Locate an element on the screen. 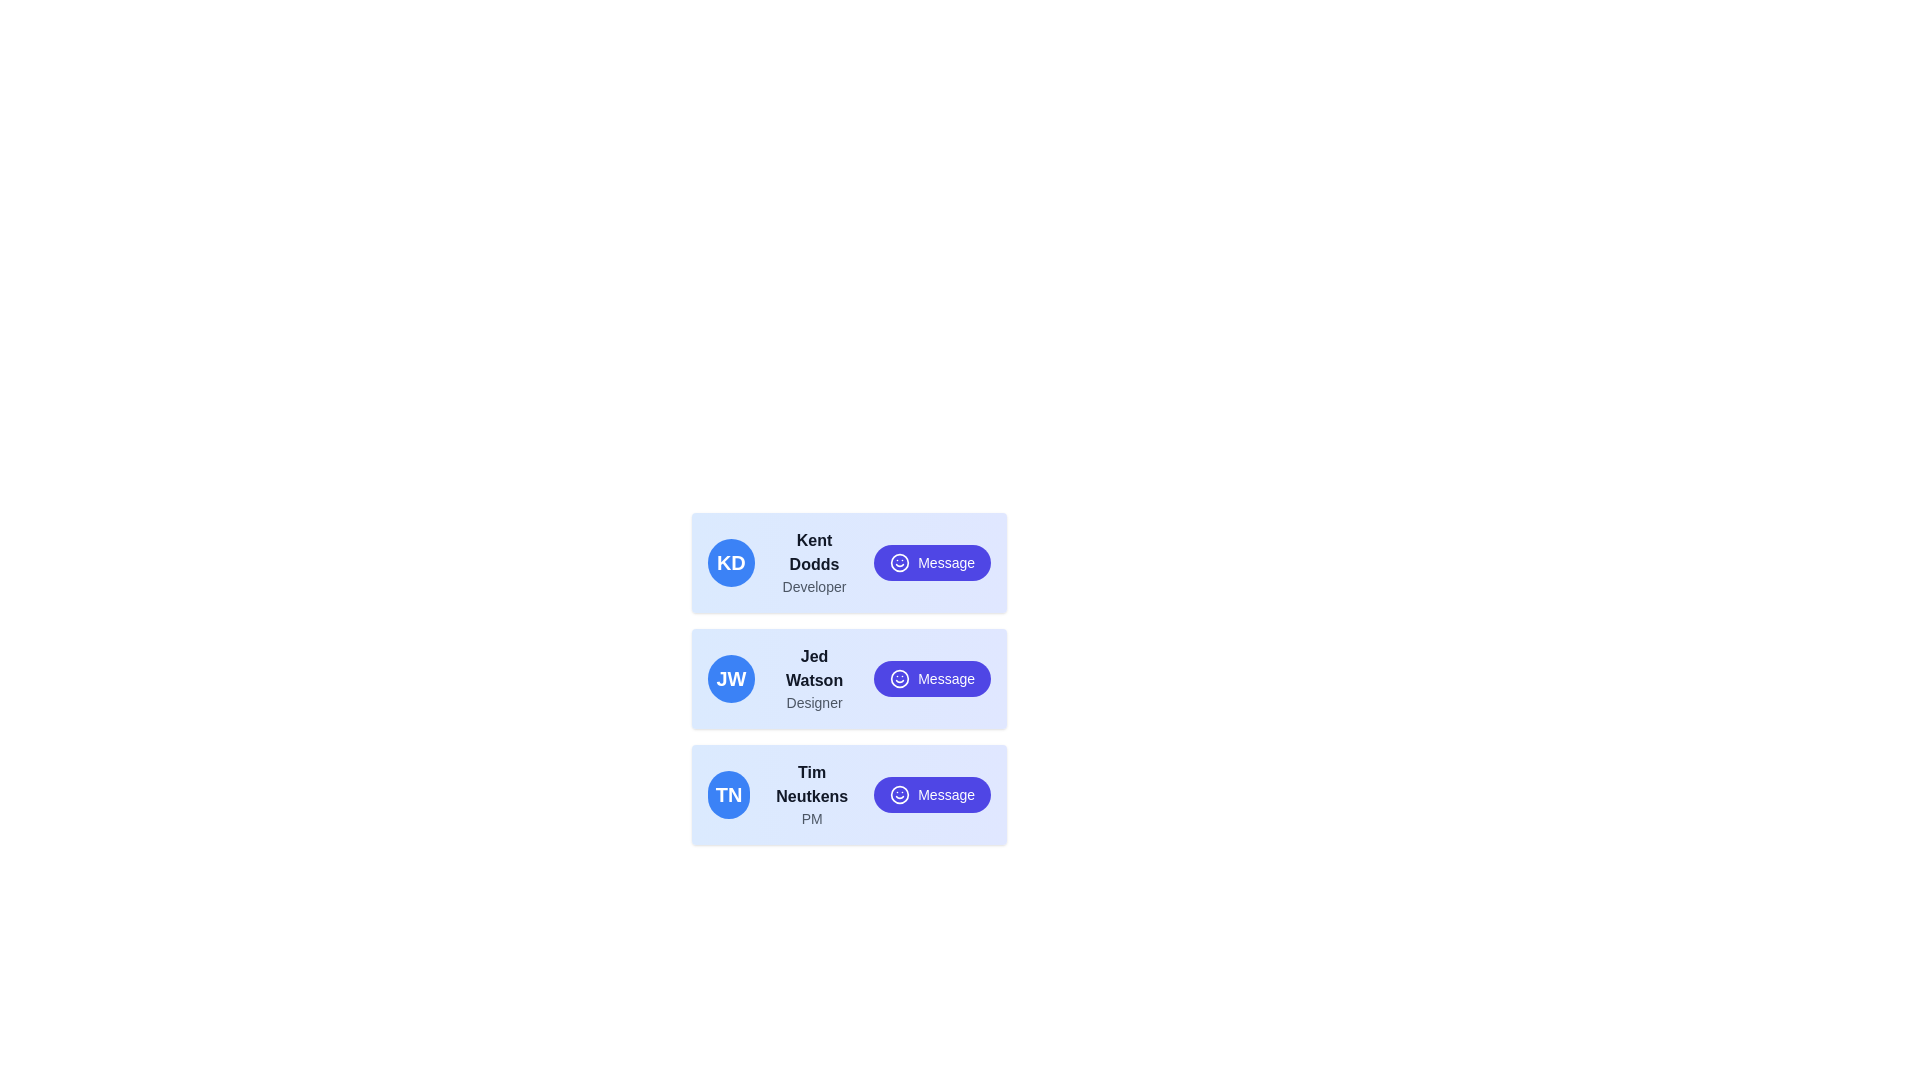  the rounded rectangular button with a rich indigo background and white text reading 'Message', which is located at the rightmost side of the card about Kent Dodds, to send a message is located at coordinates (931, 563).